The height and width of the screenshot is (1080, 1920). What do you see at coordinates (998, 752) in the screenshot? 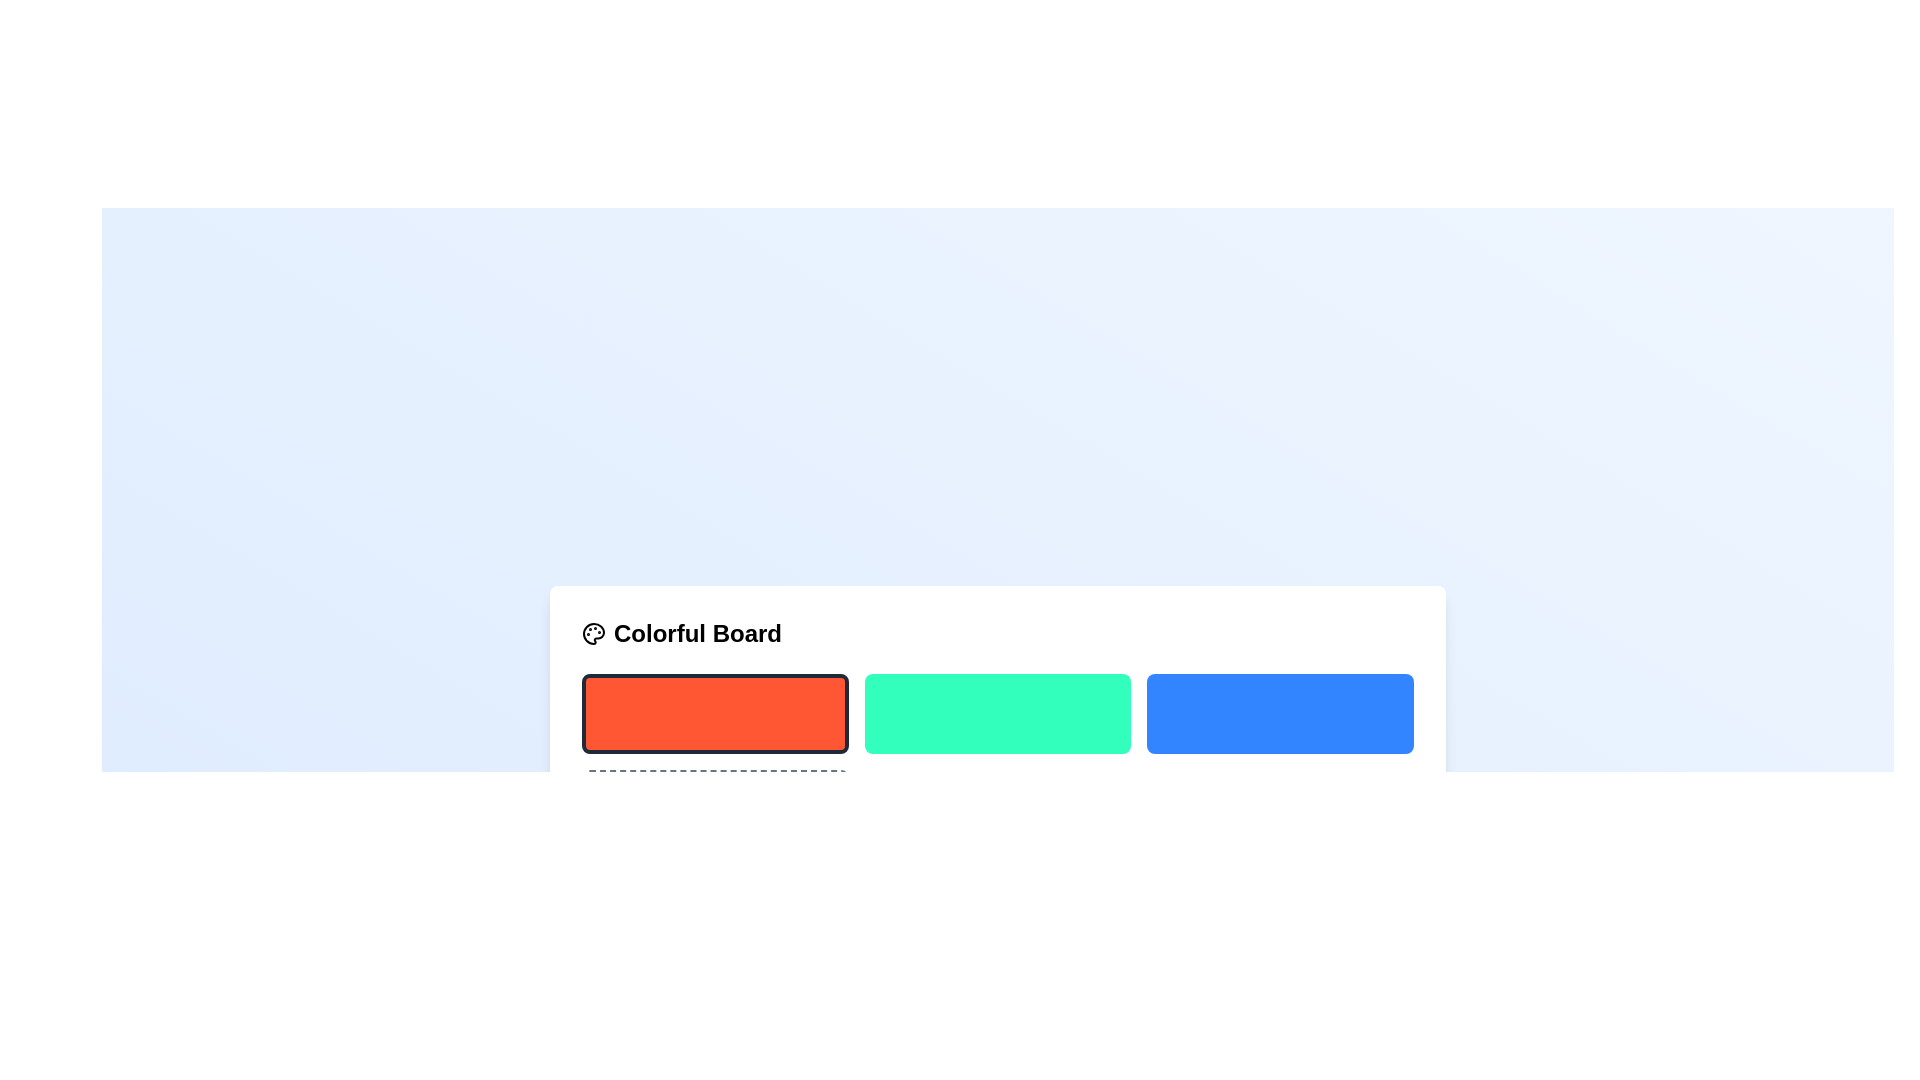
I see `the second selectable color tile in the palette located below the 'Colorful Board' header` at bounding box center [998, 752].